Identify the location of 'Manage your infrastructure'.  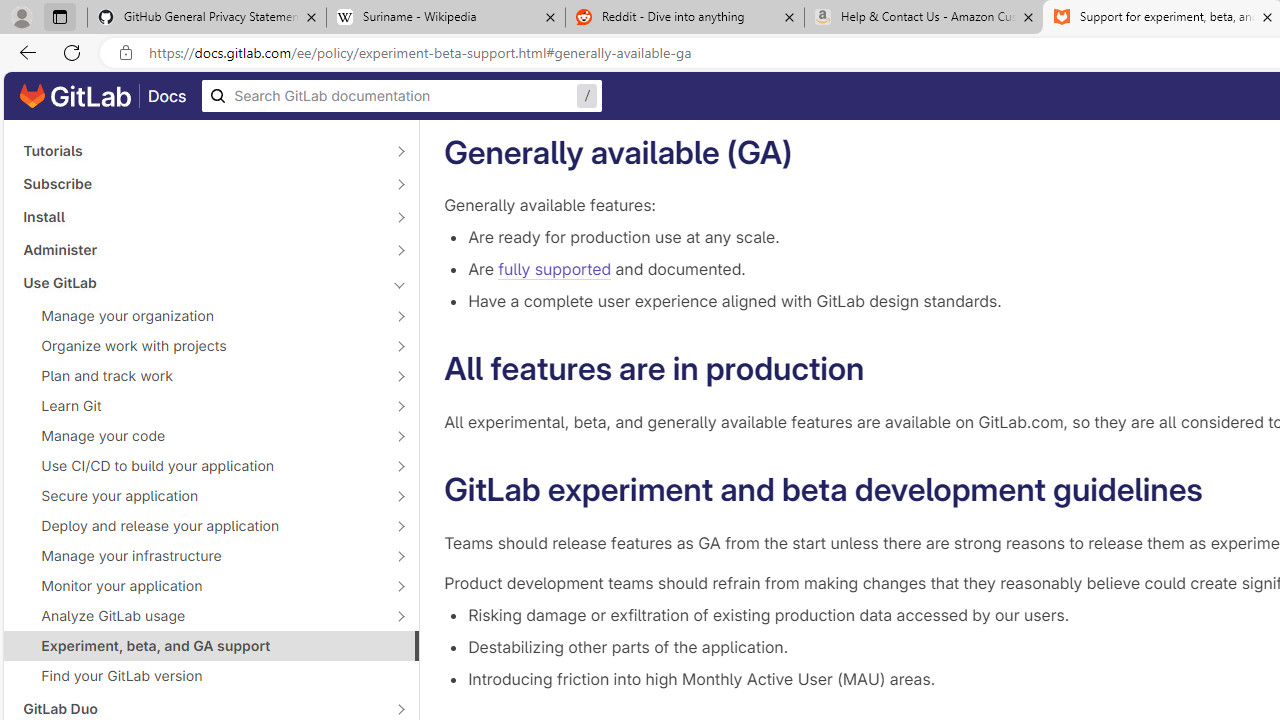
(200, 555).